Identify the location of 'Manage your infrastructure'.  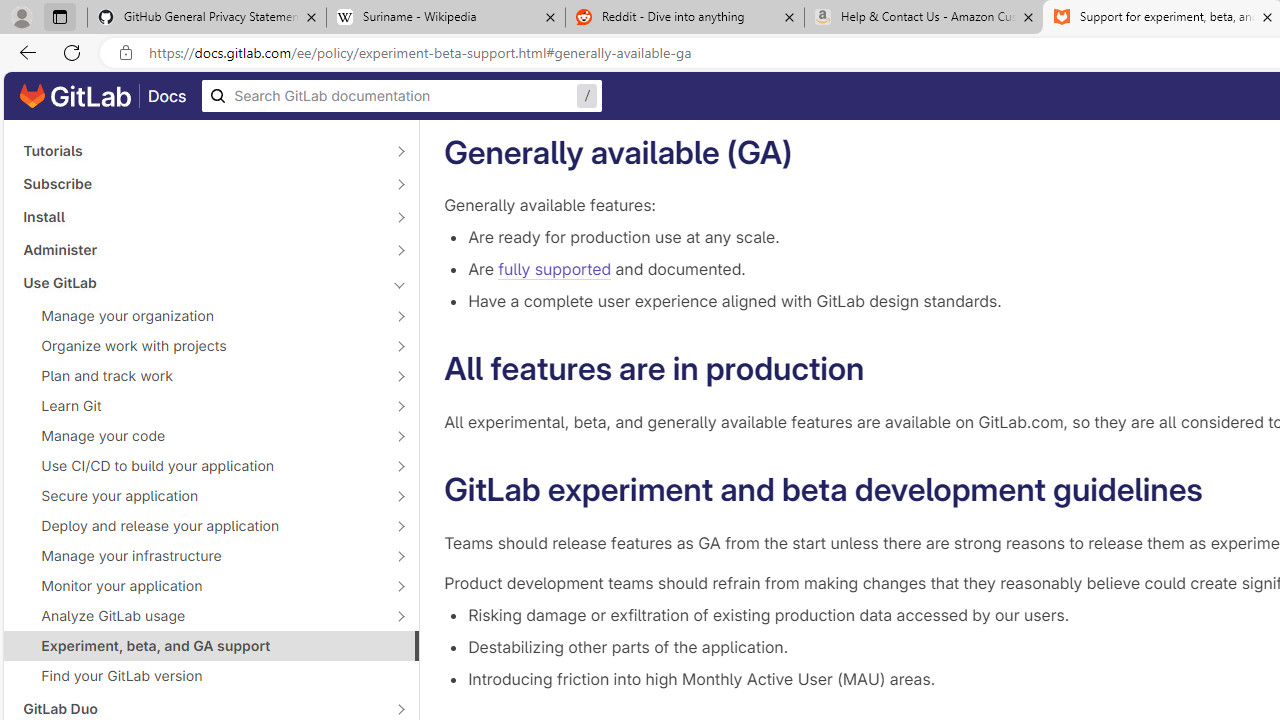
(200, 555).